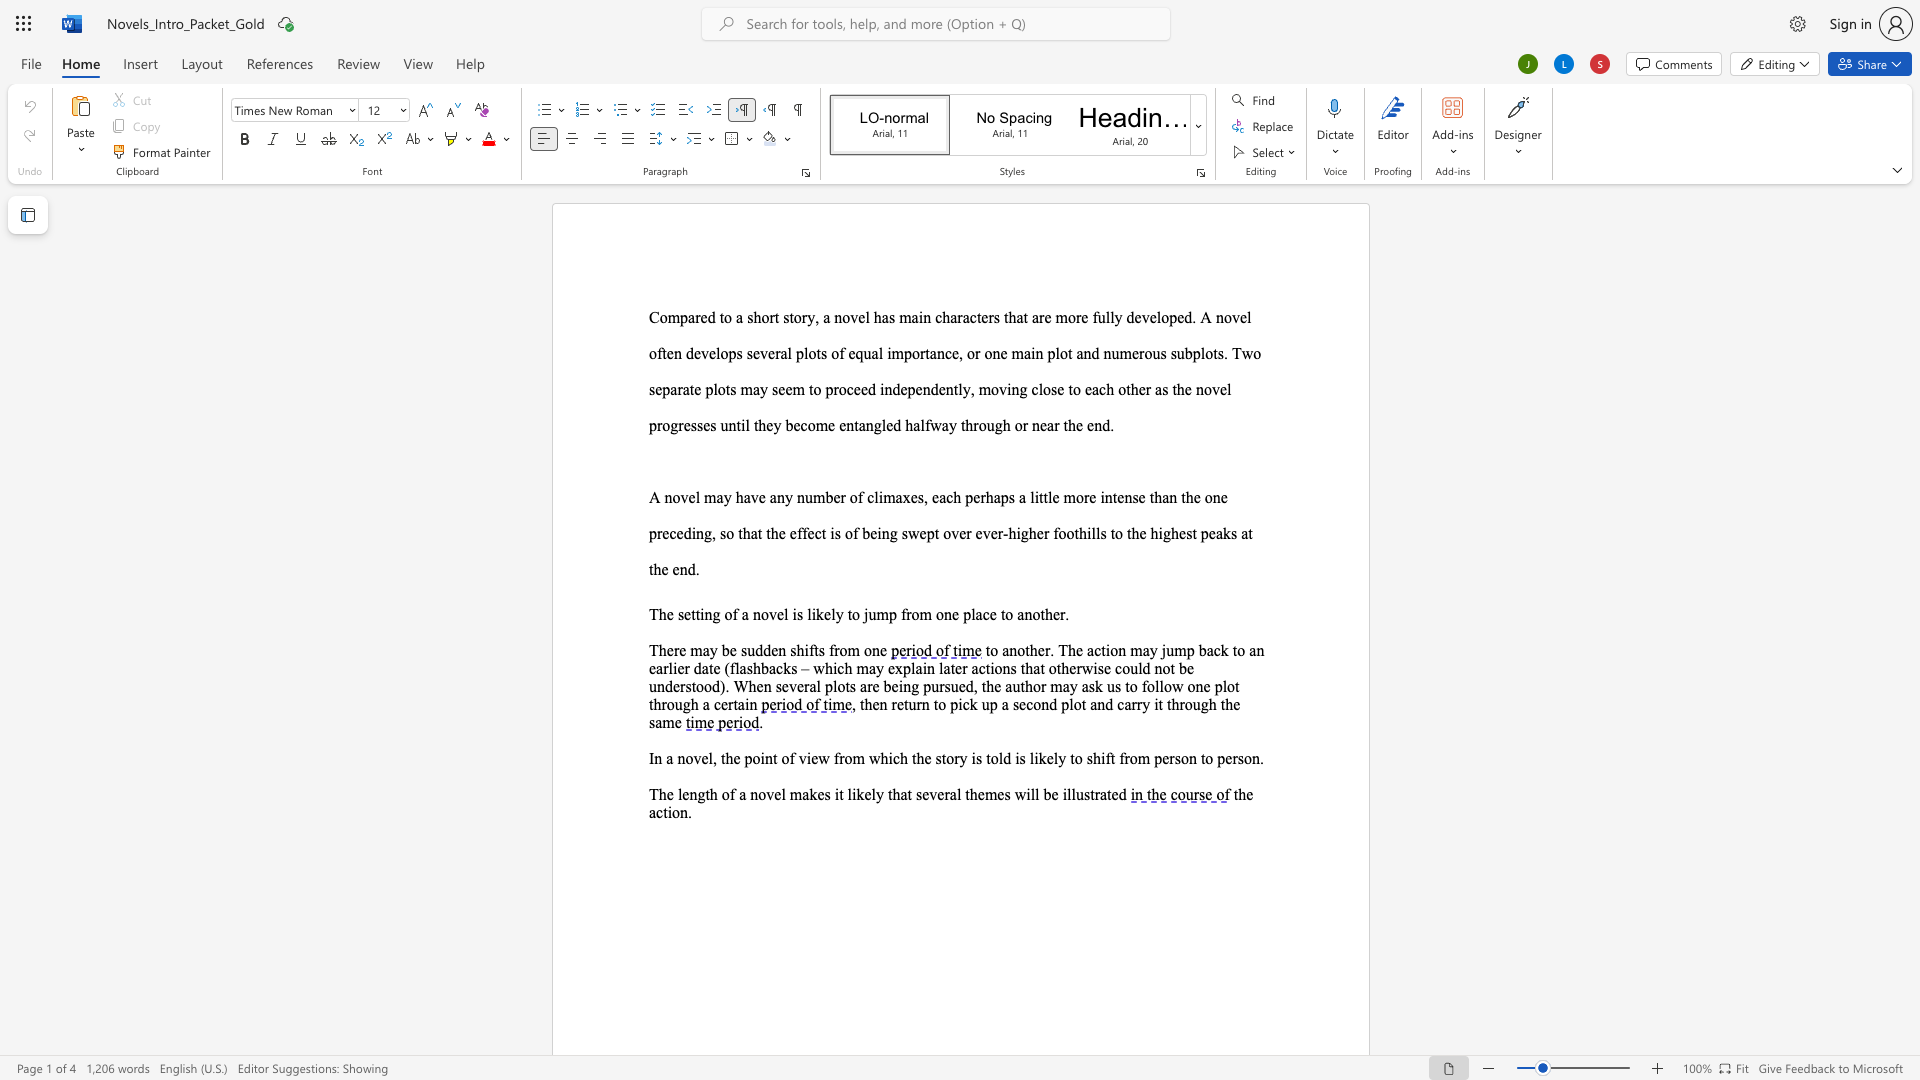 The image size is (1920, 1080). Describe the element at coordinates (658, 389) in the screenshot. I see `the 1th character "e" in the text` at that location.